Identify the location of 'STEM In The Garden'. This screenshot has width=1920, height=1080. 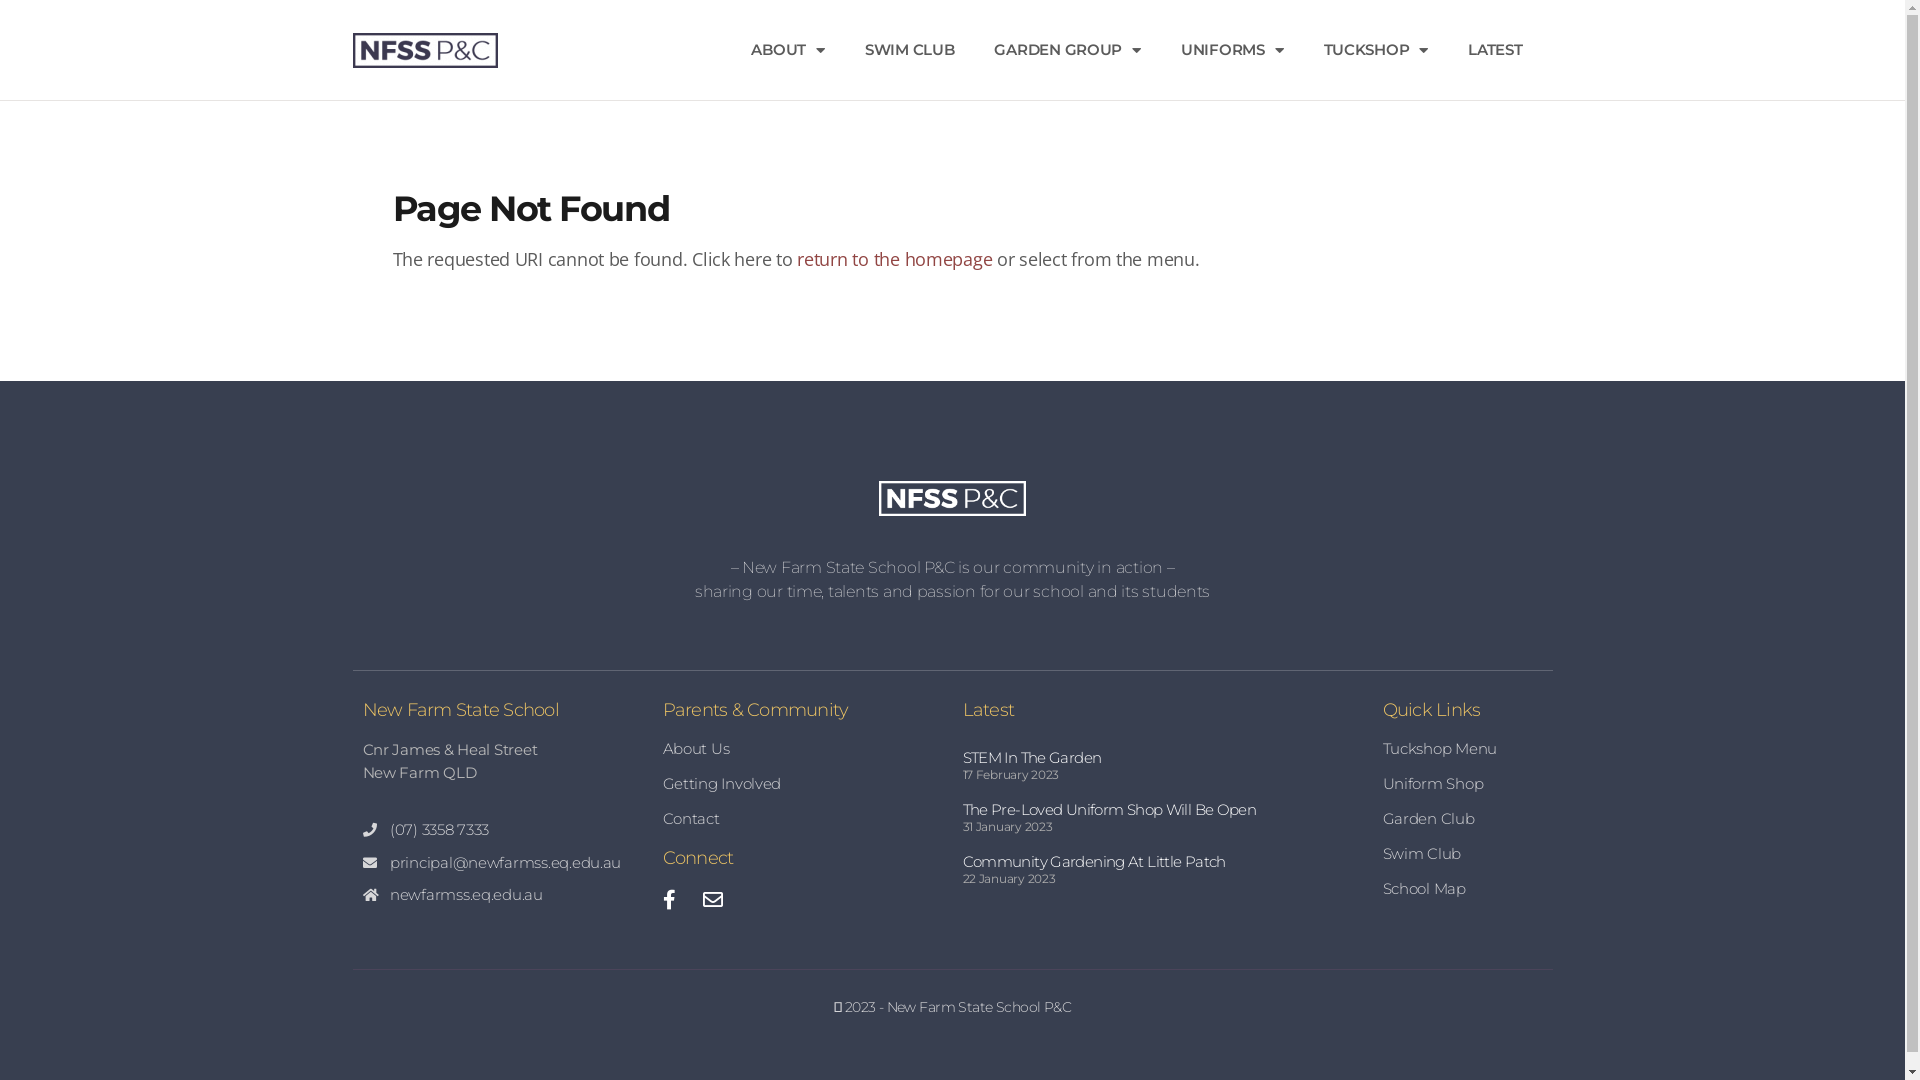
(1031, 757).